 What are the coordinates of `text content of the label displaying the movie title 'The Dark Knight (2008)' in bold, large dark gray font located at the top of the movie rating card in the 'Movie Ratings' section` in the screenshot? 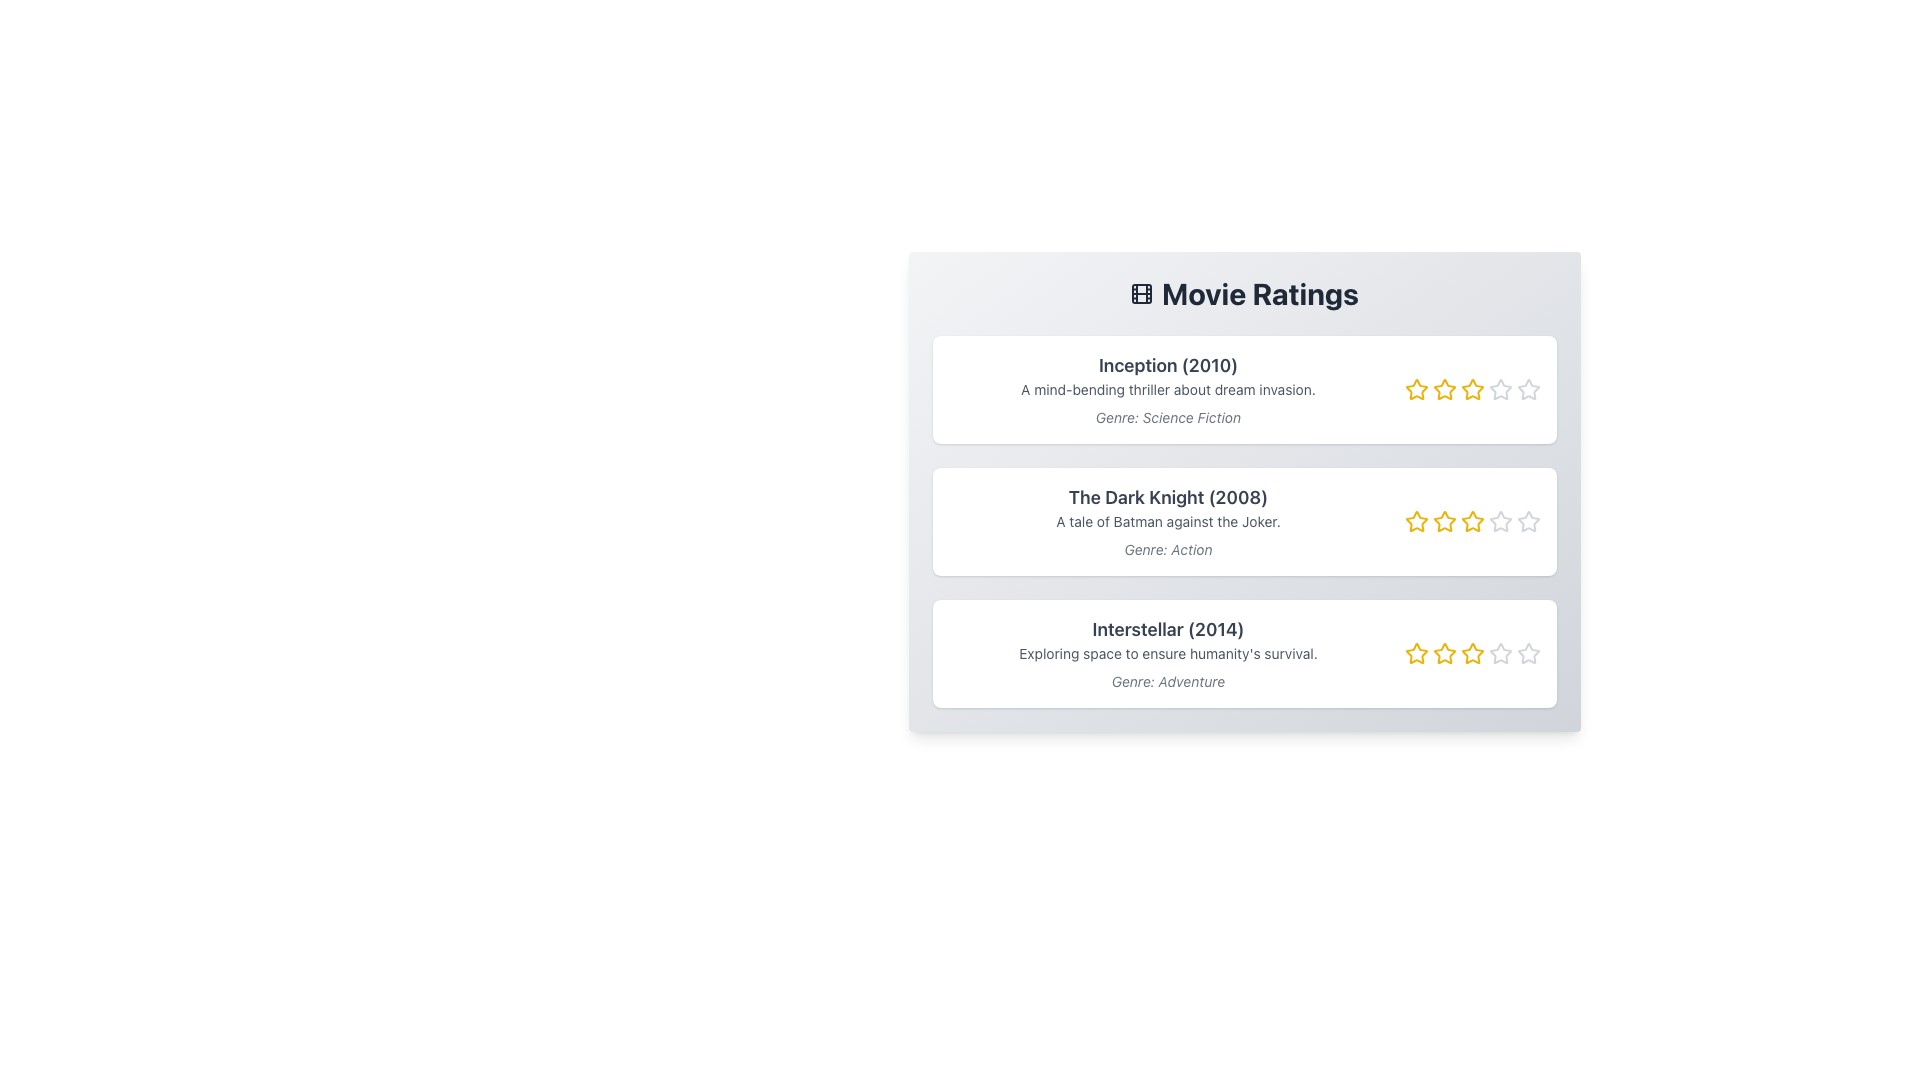 It's located at (1168, 496).